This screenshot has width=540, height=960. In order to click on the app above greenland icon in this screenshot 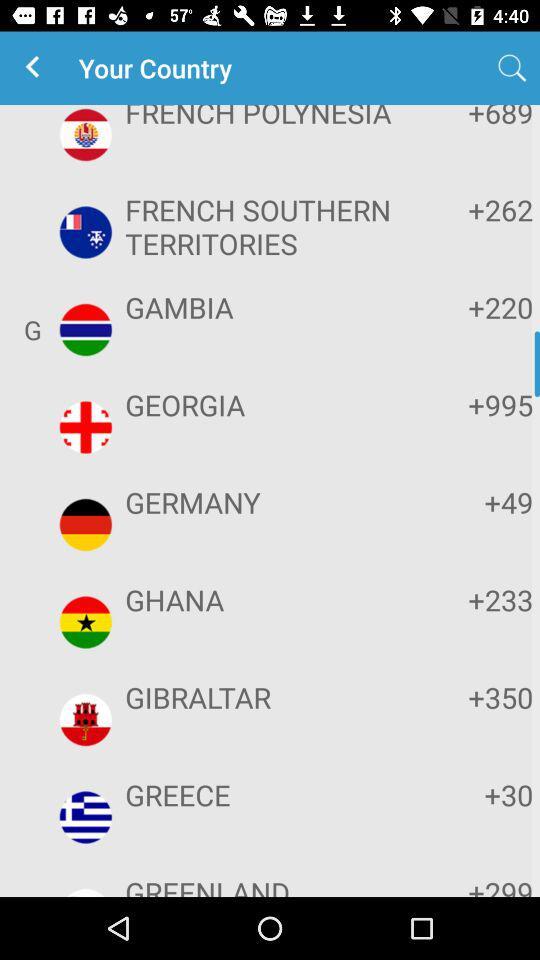, I will do `click(267, 794)`.